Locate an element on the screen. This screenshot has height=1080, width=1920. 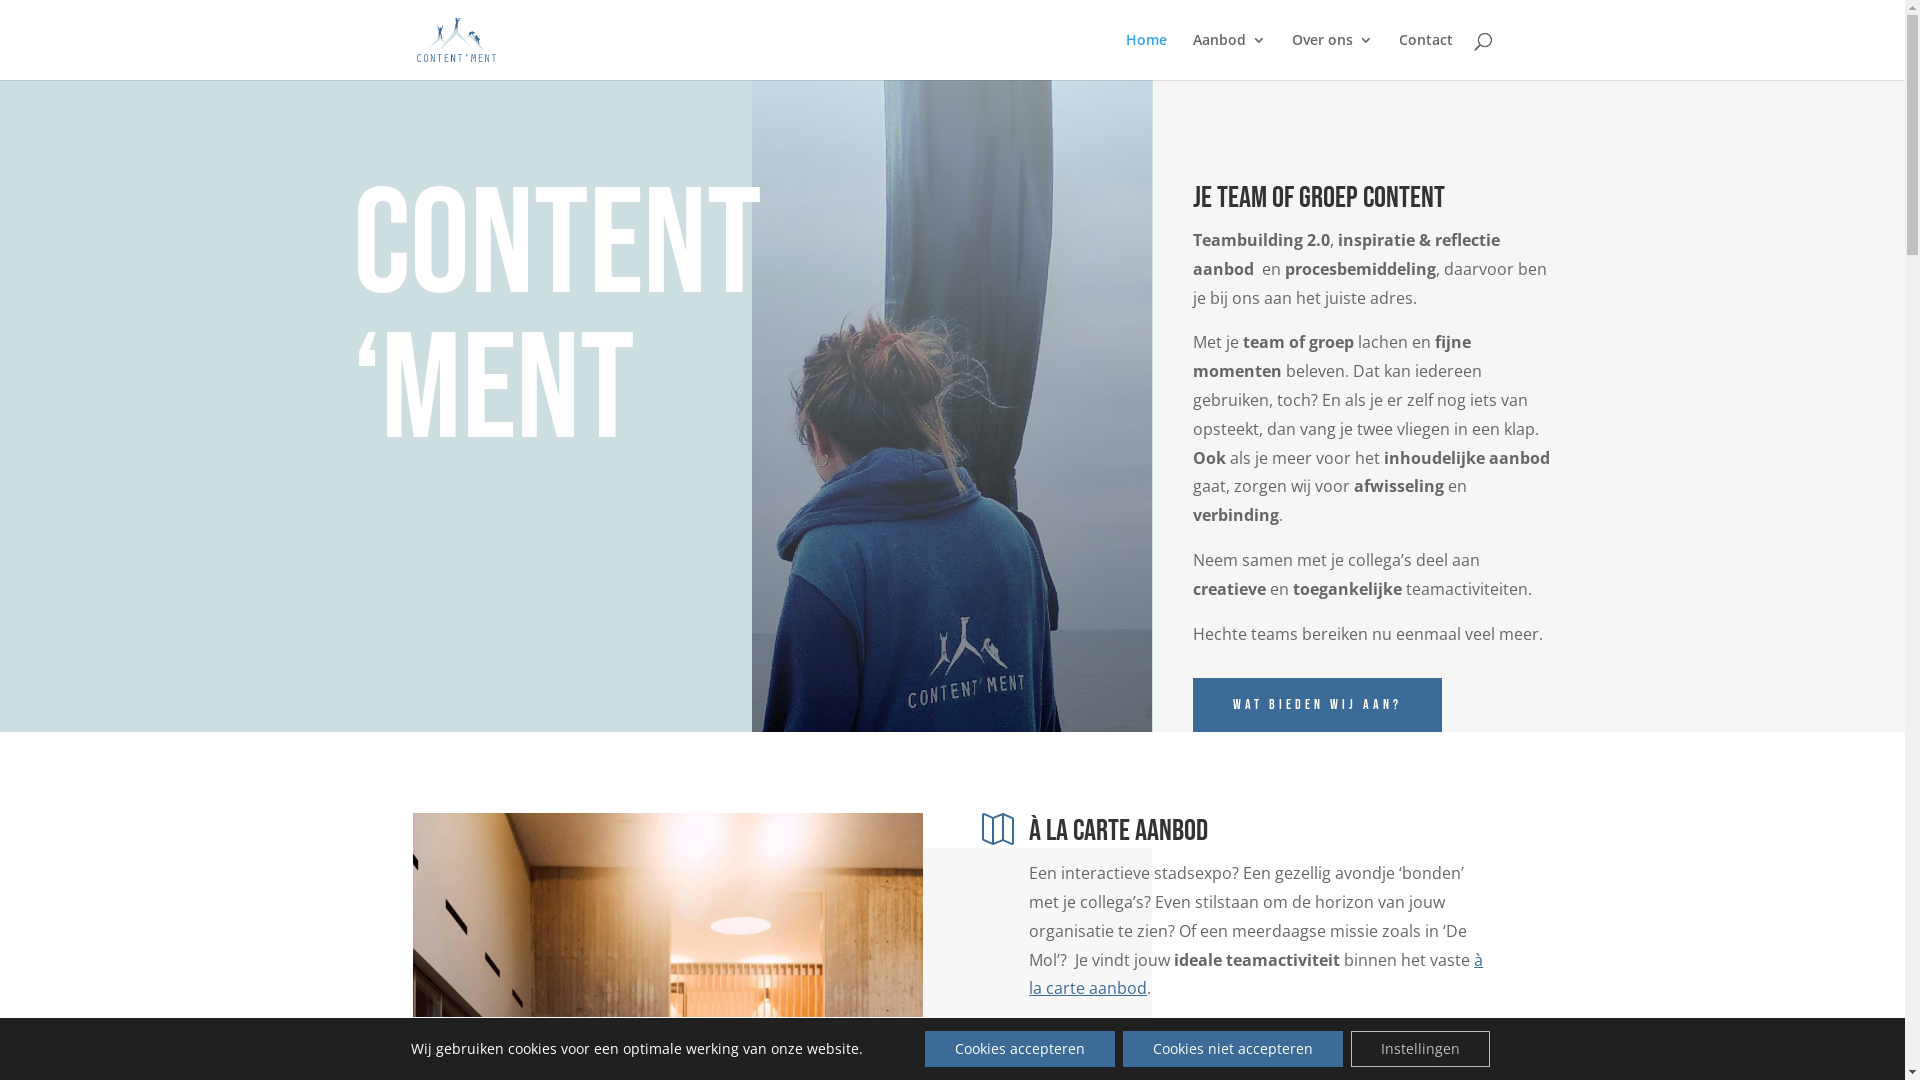
'Home' is located at coordinates (1146, 55).